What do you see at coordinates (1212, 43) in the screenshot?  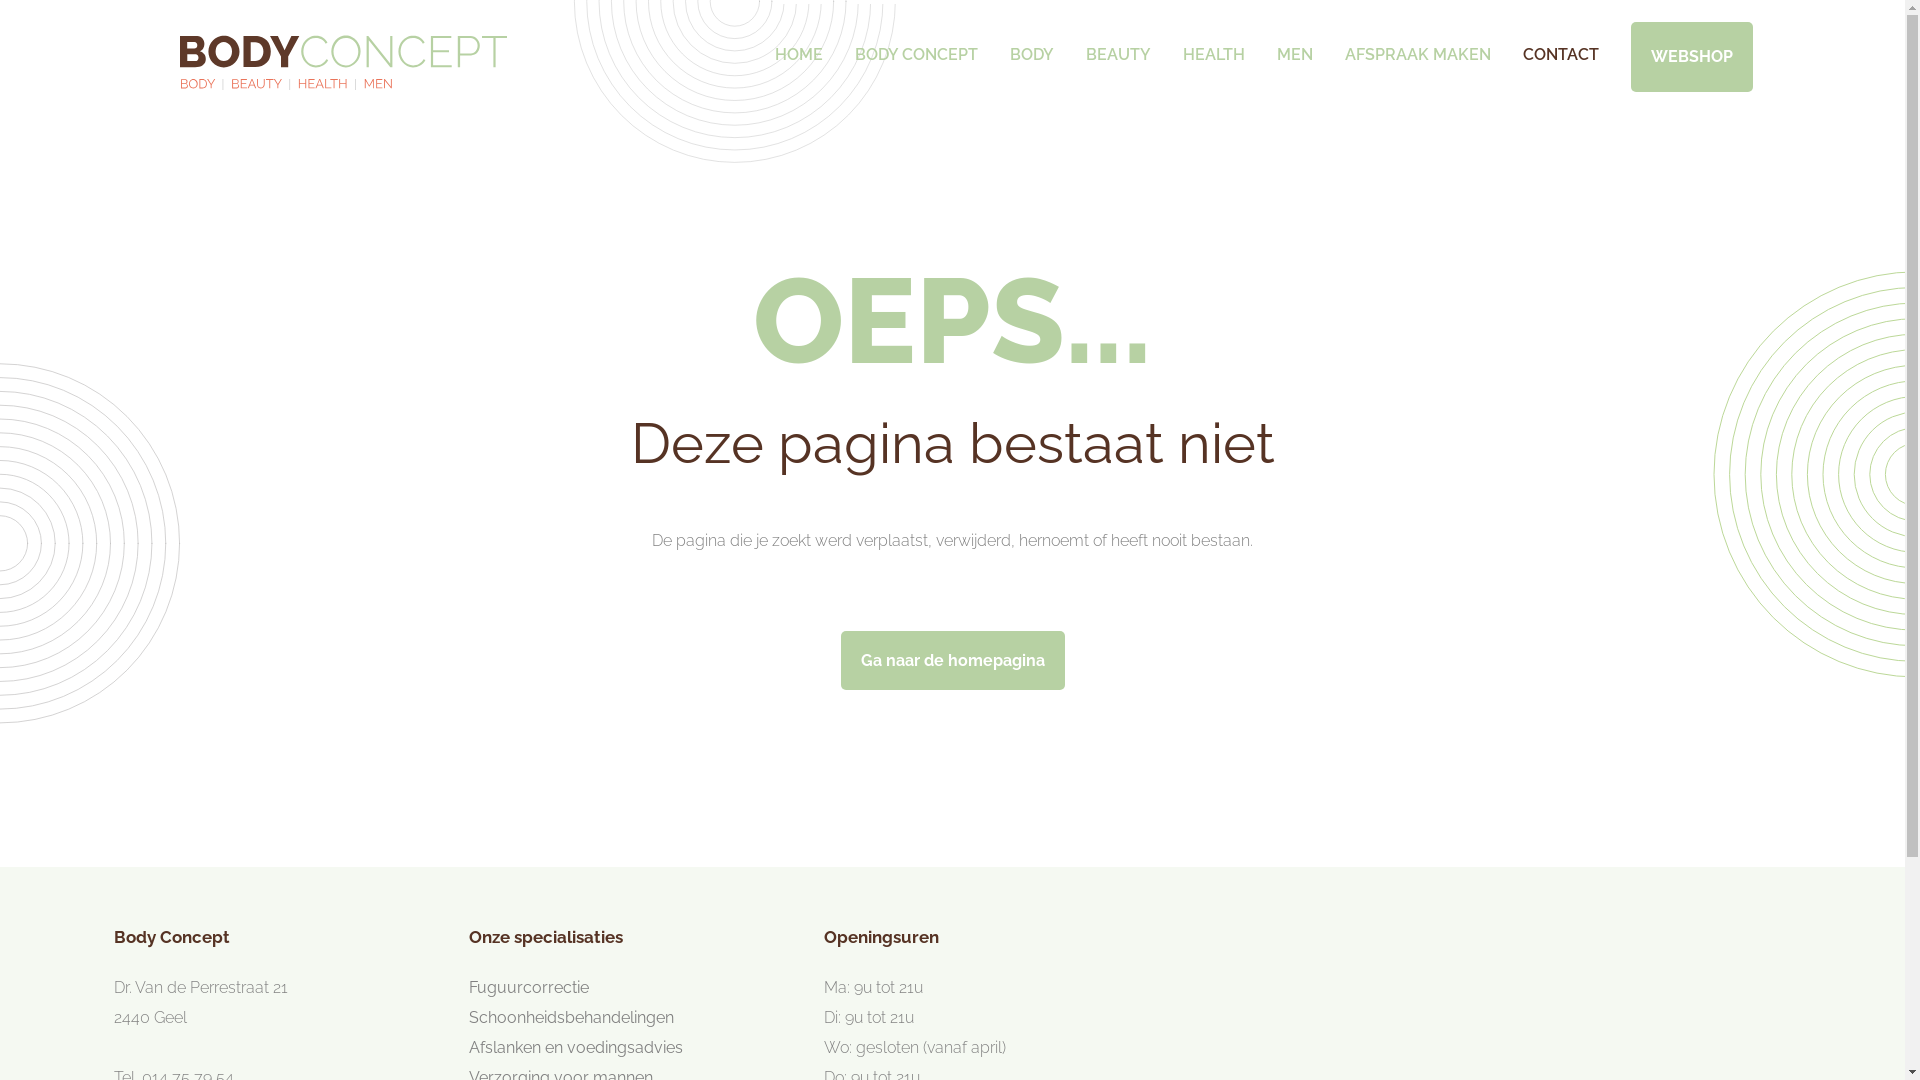 I see `'HEALTH'` at bounding box center [1212, 43].